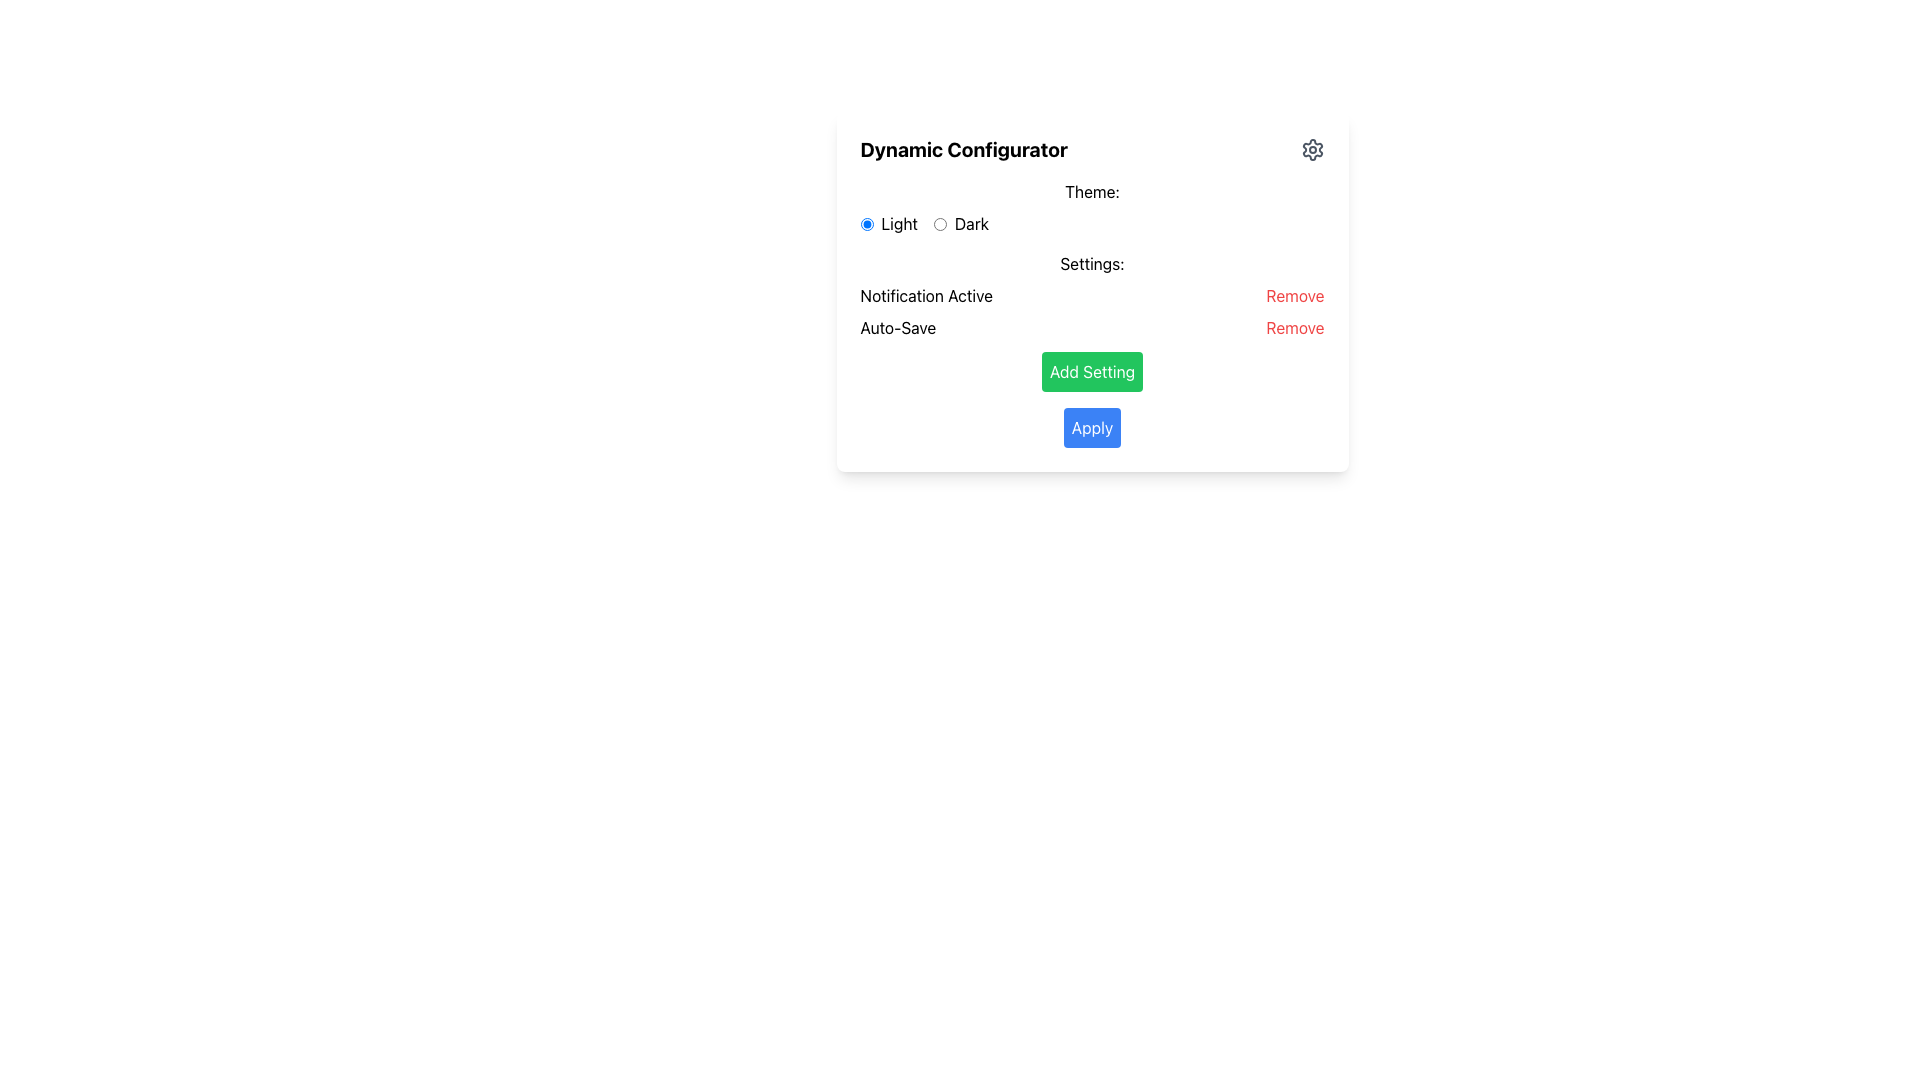  Describe the element at coordinates (887, 223) in the screenshot. I see `the 'Light' theme radio button` at that location.